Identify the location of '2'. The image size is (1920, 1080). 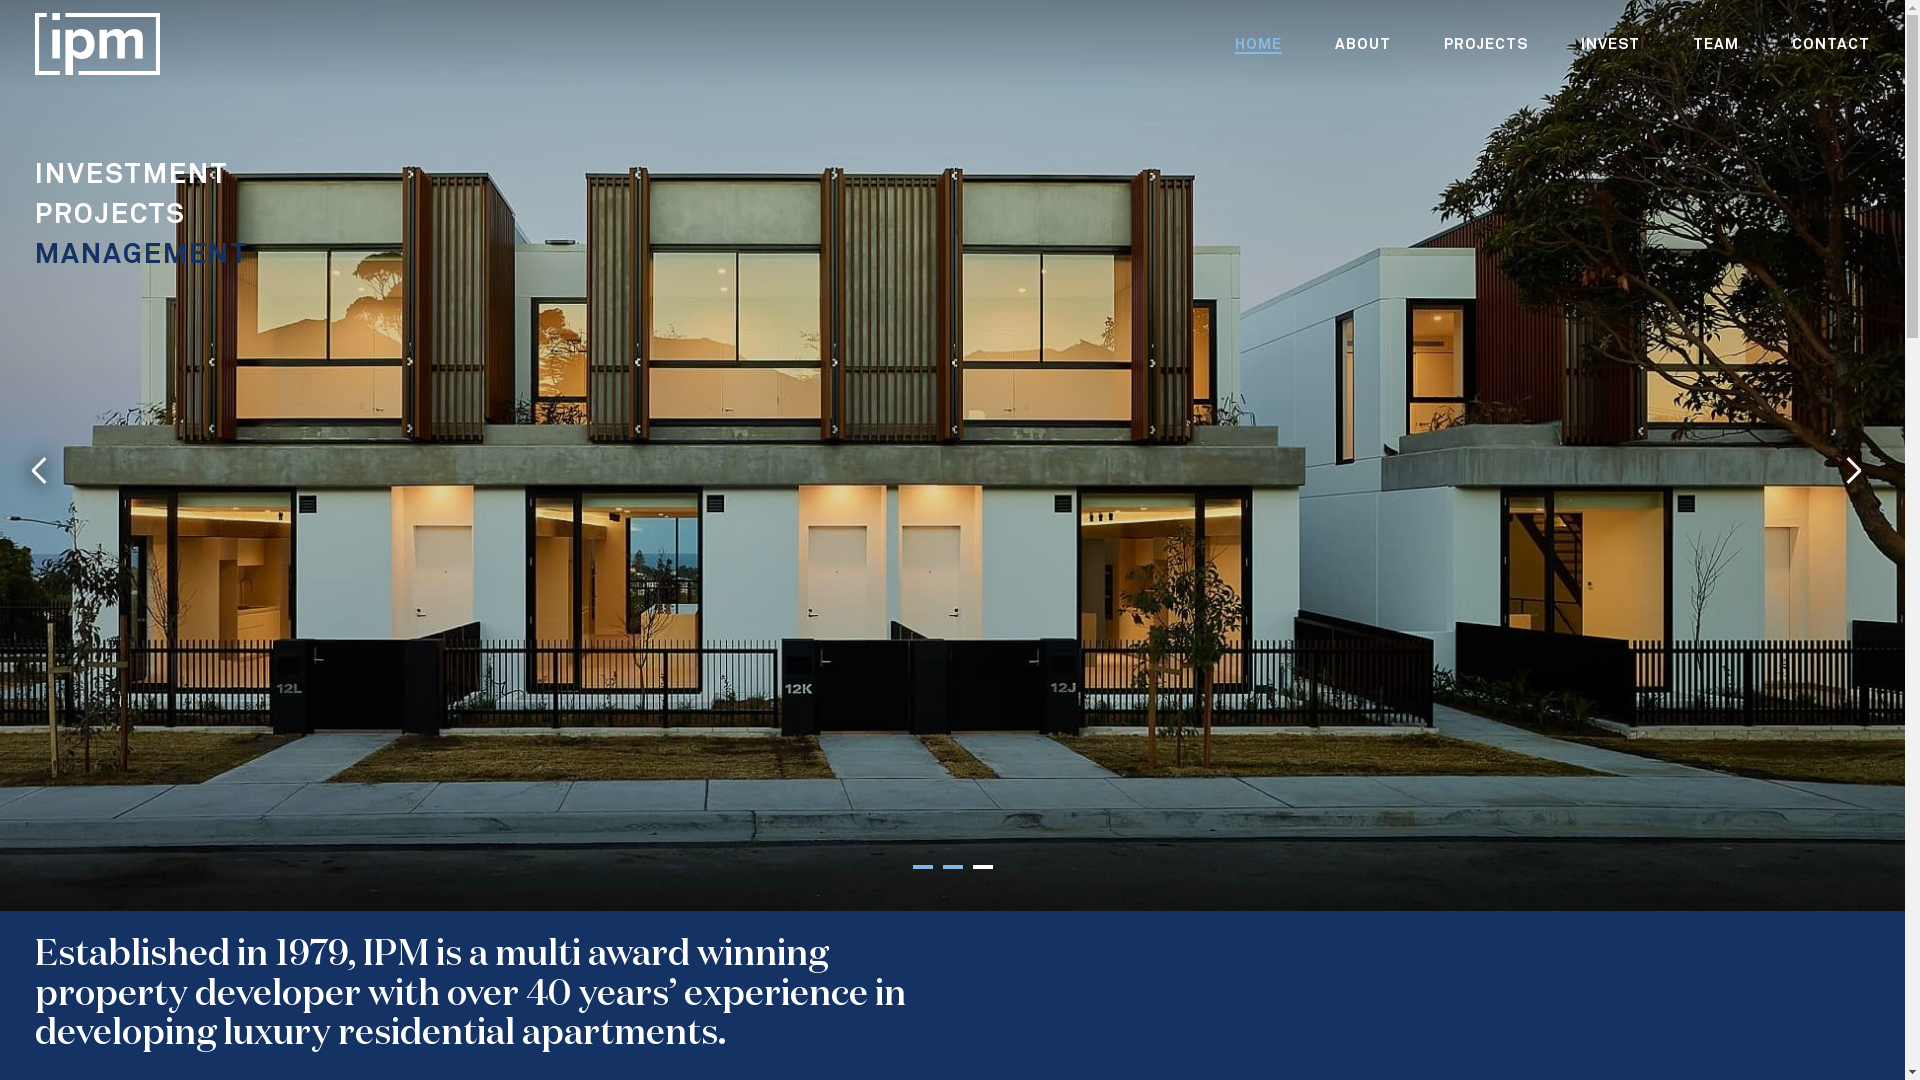
(950, 866).